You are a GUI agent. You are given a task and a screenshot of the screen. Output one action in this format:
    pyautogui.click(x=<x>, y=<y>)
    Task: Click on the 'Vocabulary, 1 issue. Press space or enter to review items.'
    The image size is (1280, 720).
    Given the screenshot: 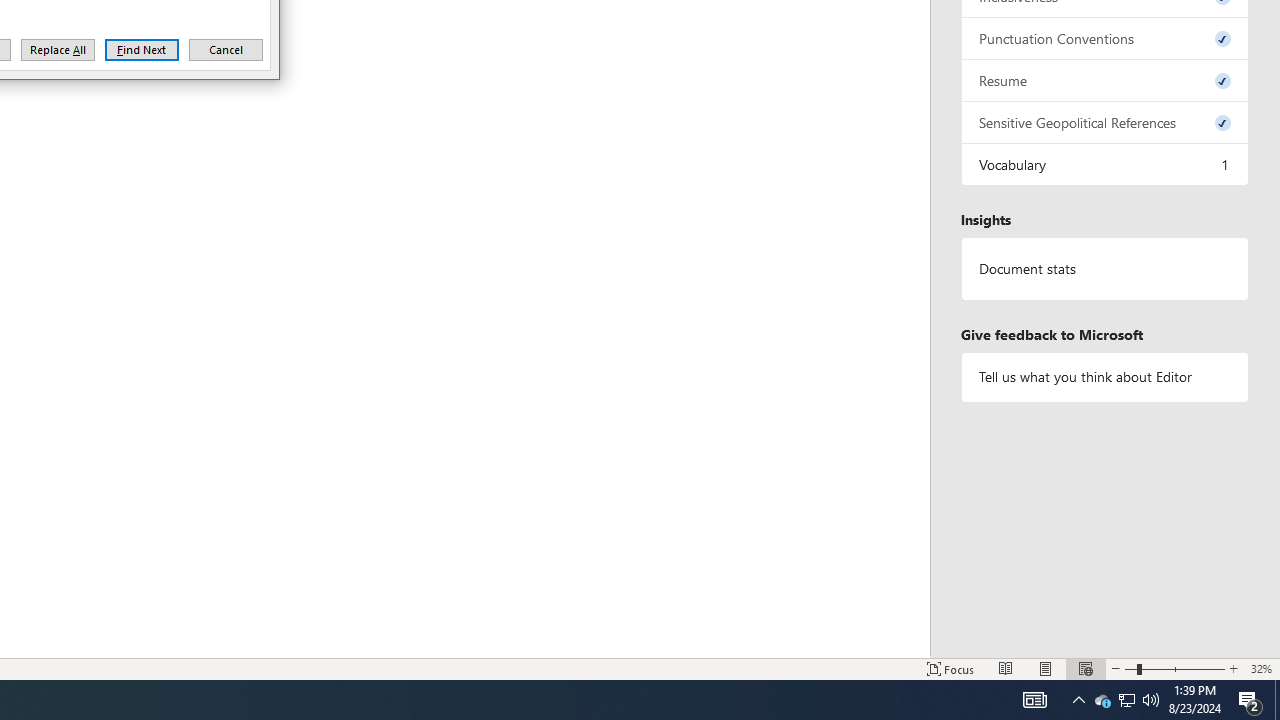 What is the action you would take?
    pyautogui.click(x=1104, y=163)
    